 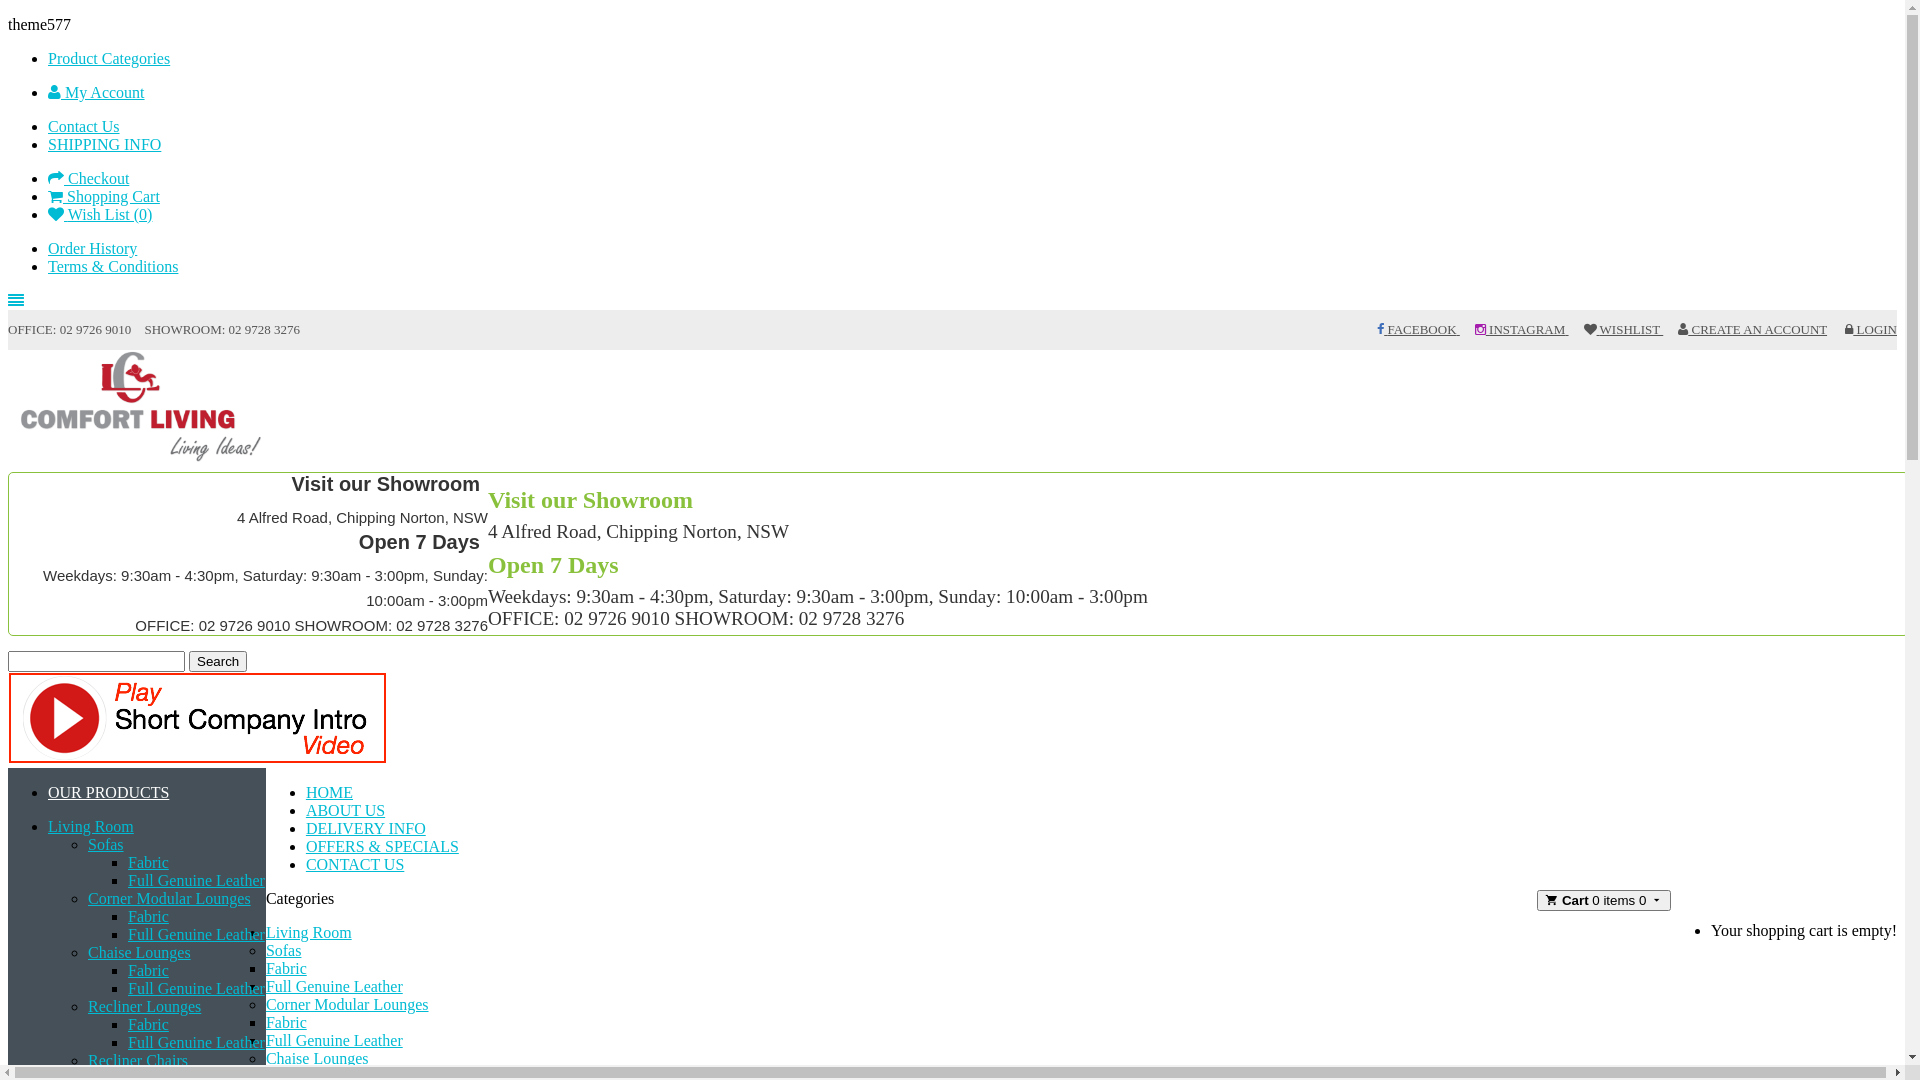 I want to click on 'OUR PRODUCTS', so click(x=48, y=791).